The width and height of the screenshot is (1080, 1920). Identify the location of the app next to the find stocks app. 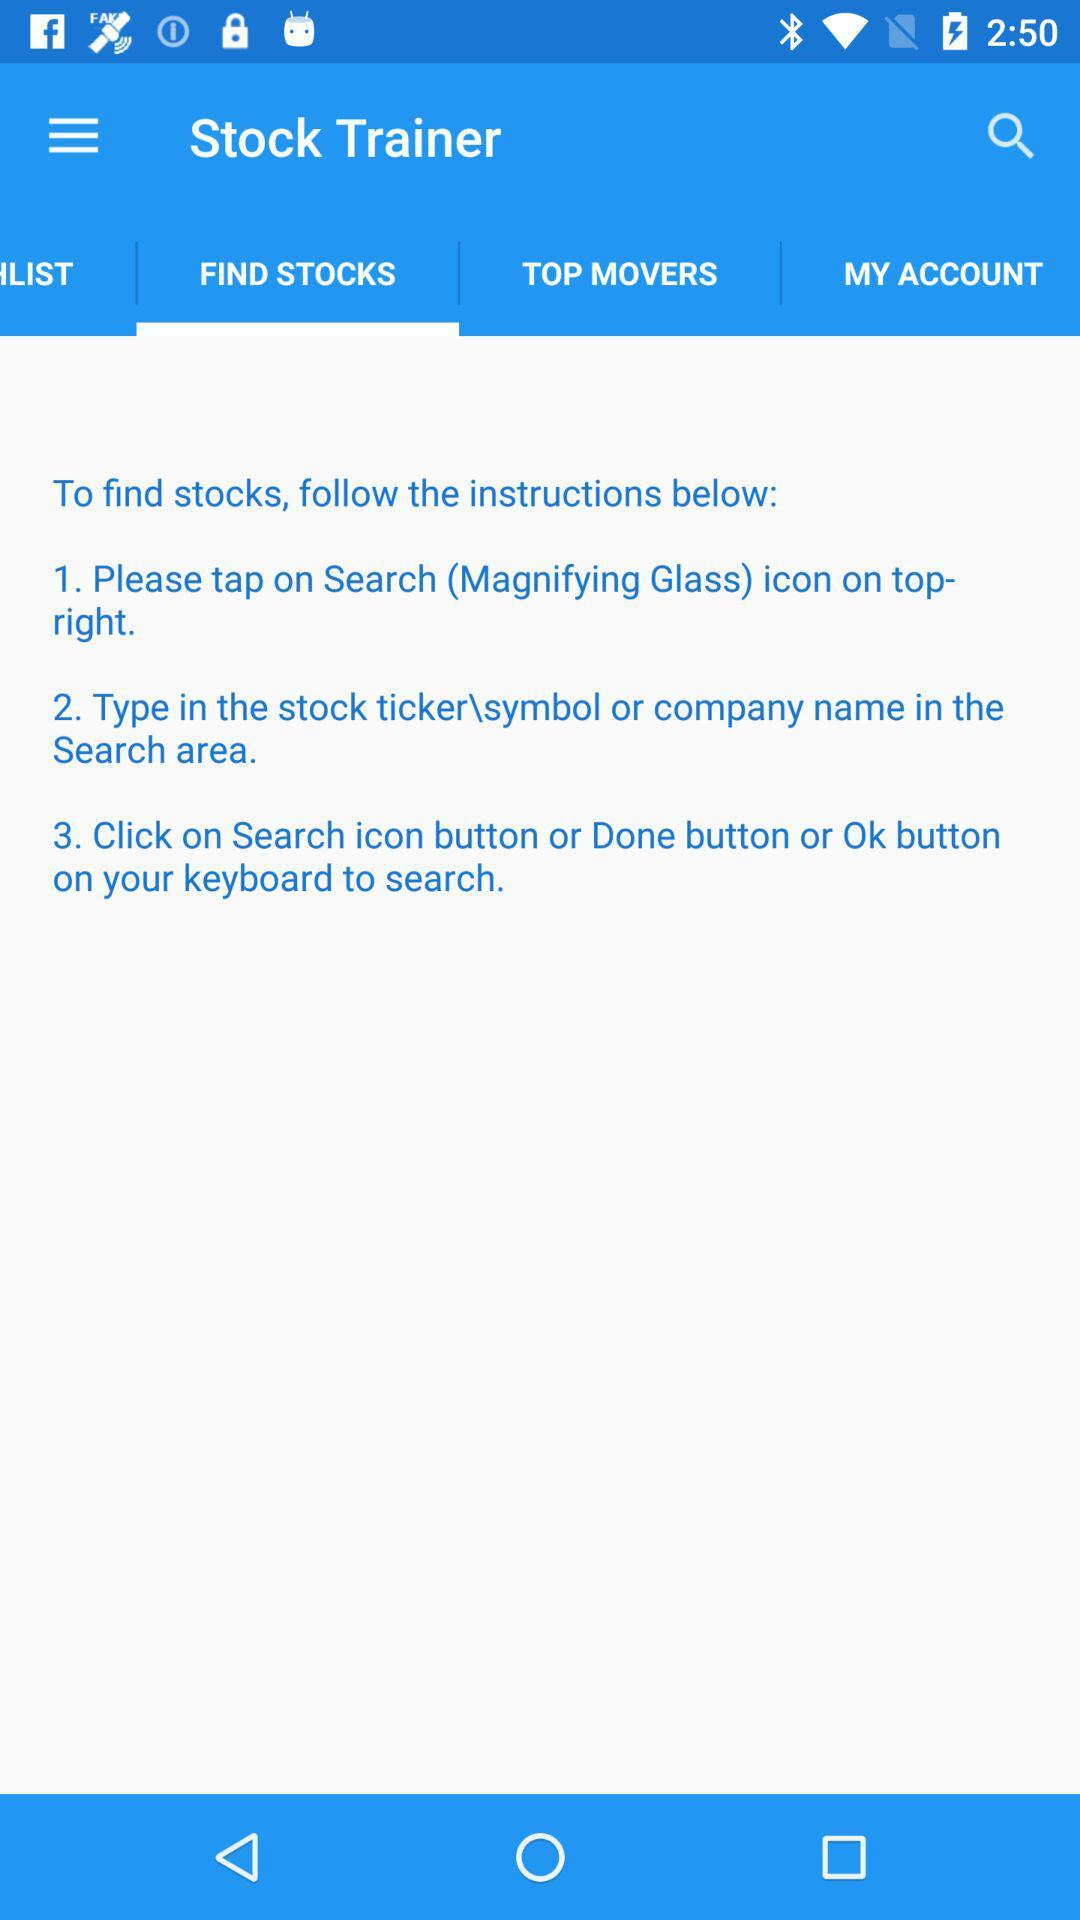
(618, 272).